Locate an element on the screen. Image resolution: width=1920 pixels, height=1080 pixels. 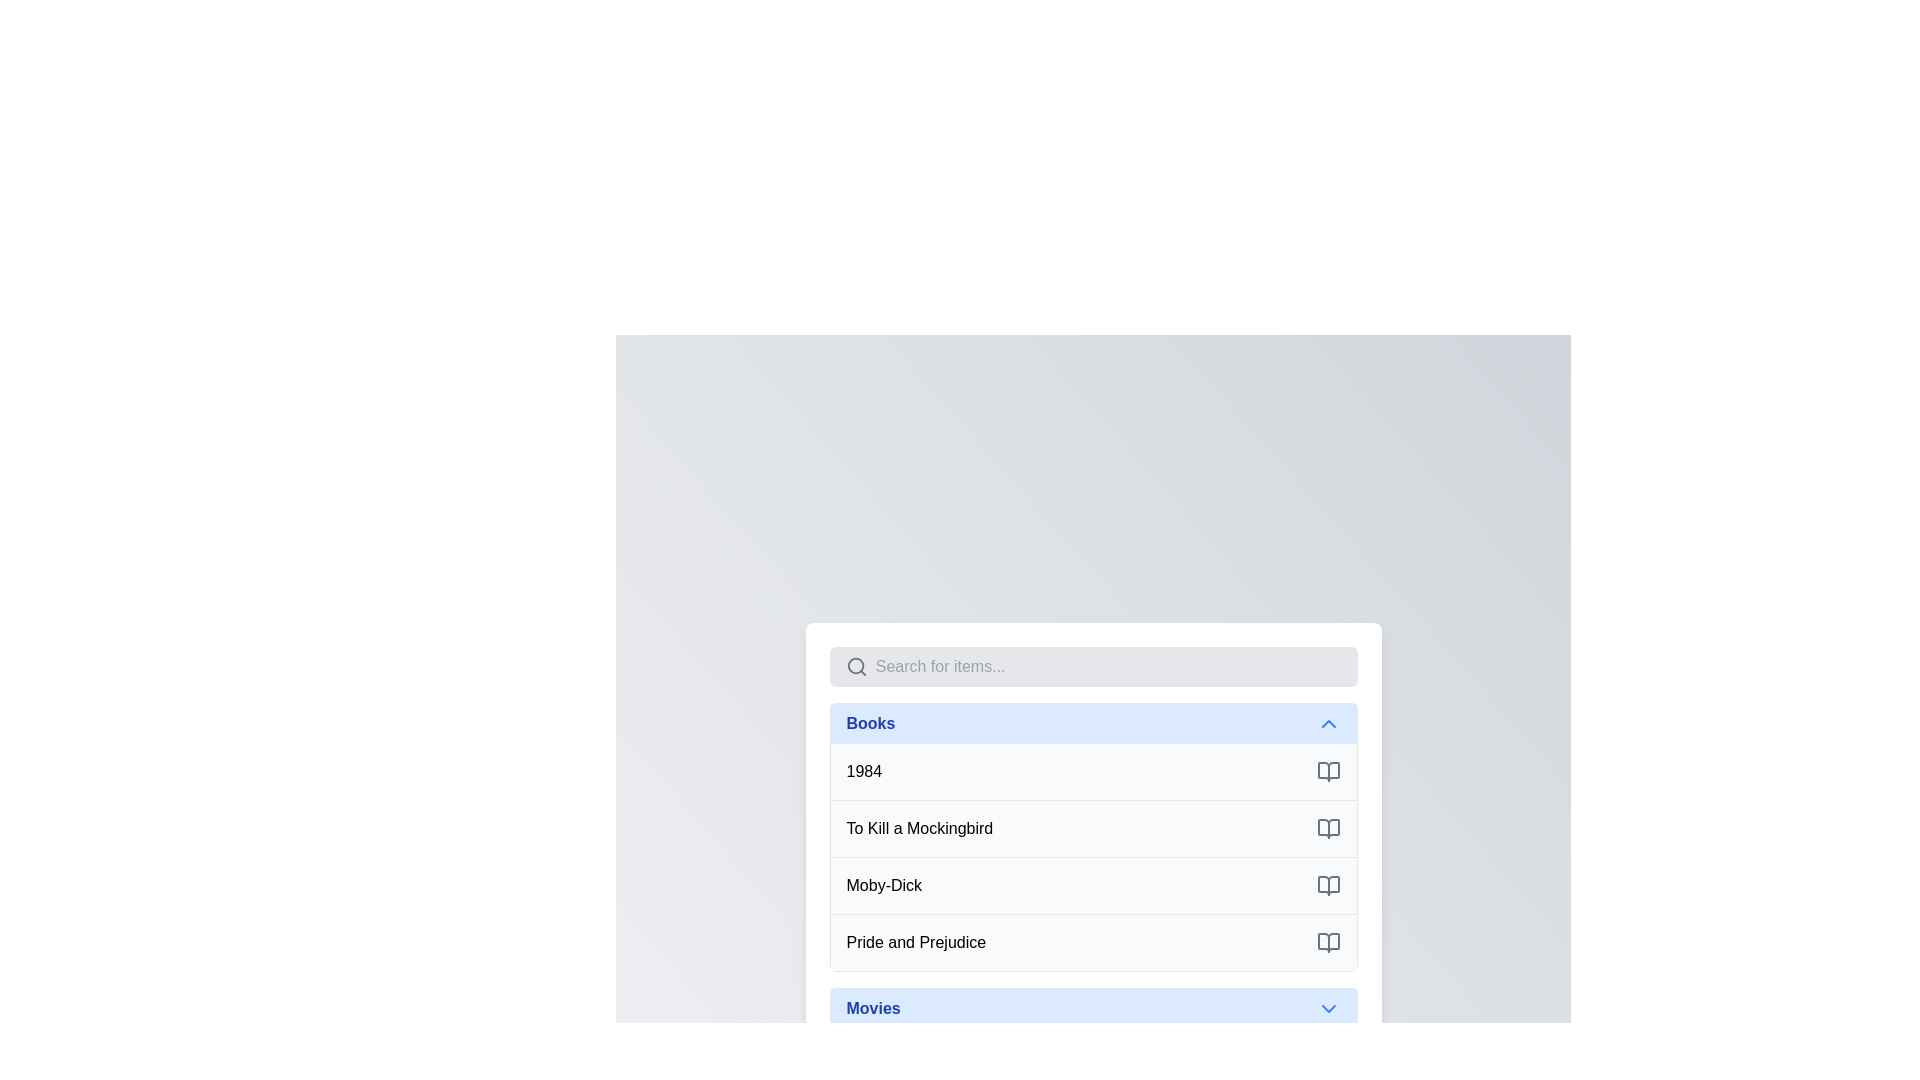
the text label element displaying 'Moby-Dick', which is positioned in a vertical list of book titles, third below 'To Kill a Mockingbird' is located at coordinates (883, 884).